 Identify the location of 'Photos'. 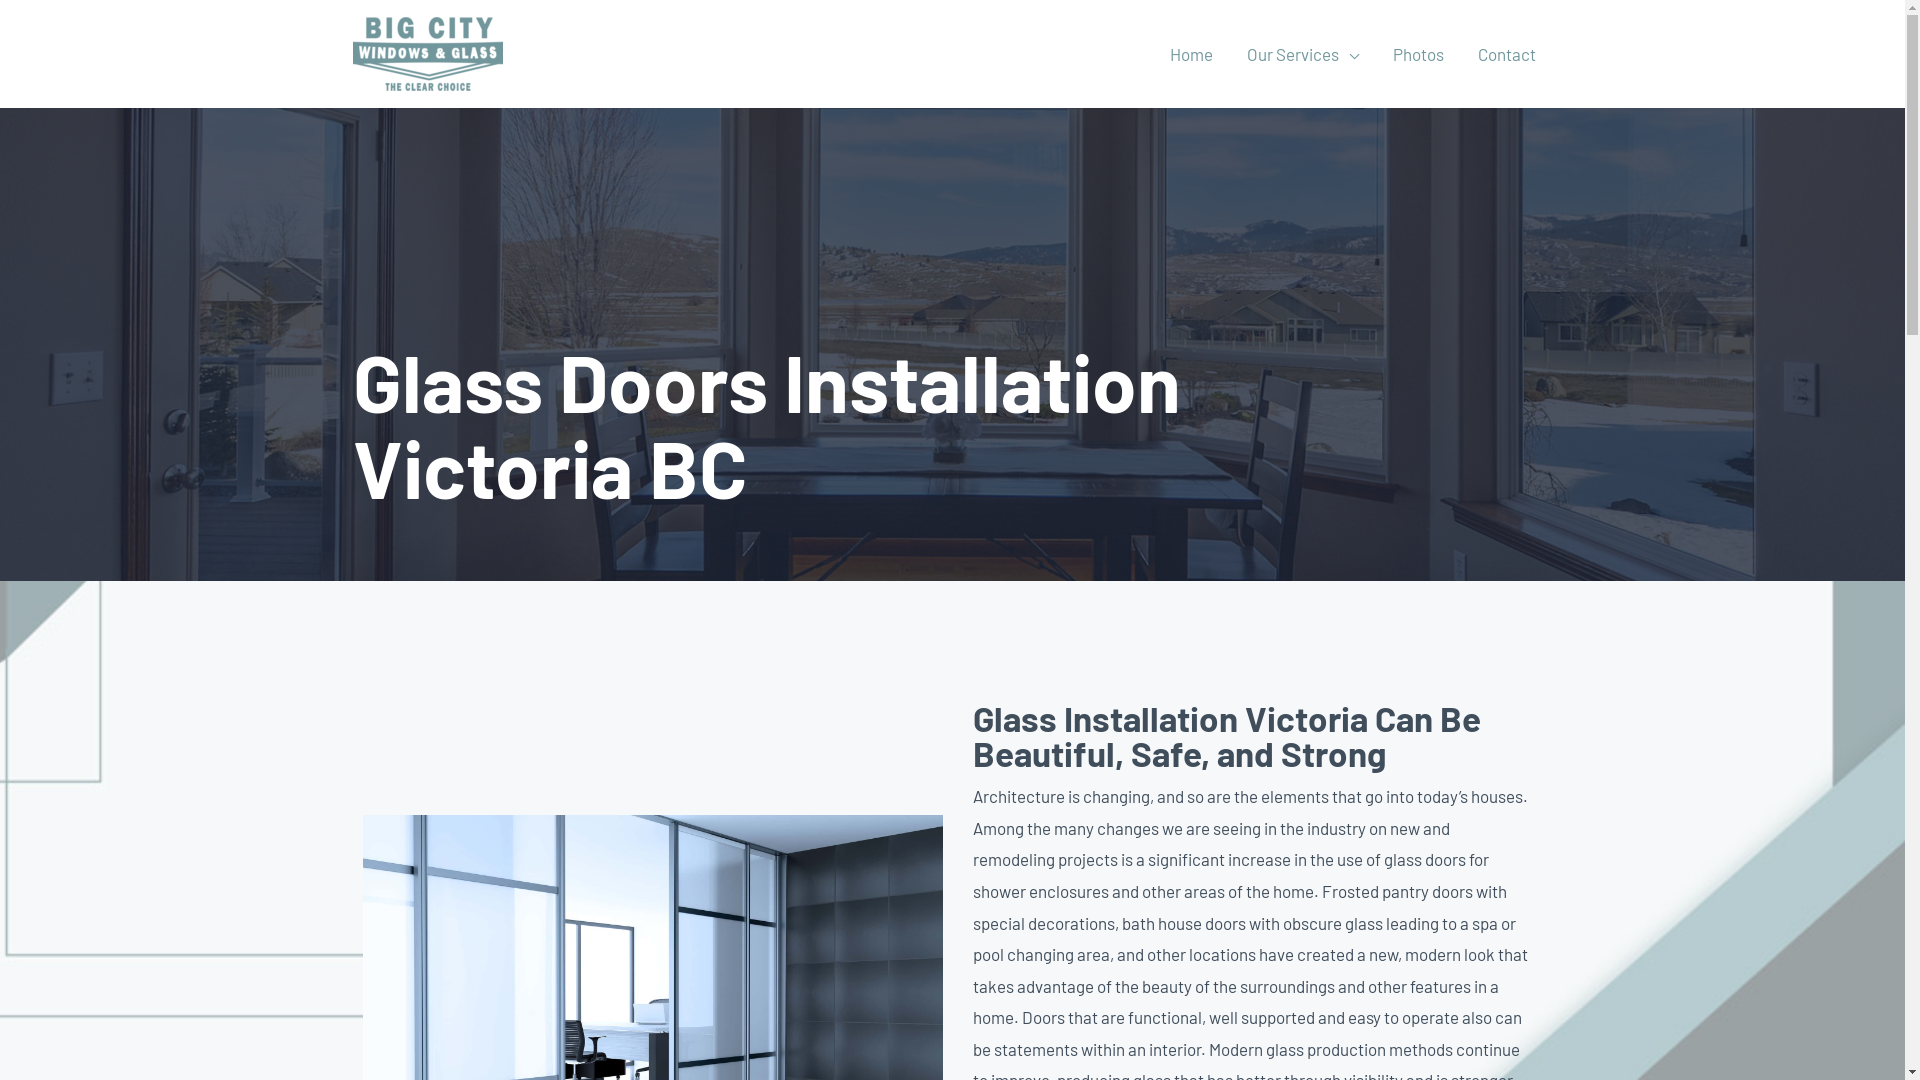
(1417, 53).